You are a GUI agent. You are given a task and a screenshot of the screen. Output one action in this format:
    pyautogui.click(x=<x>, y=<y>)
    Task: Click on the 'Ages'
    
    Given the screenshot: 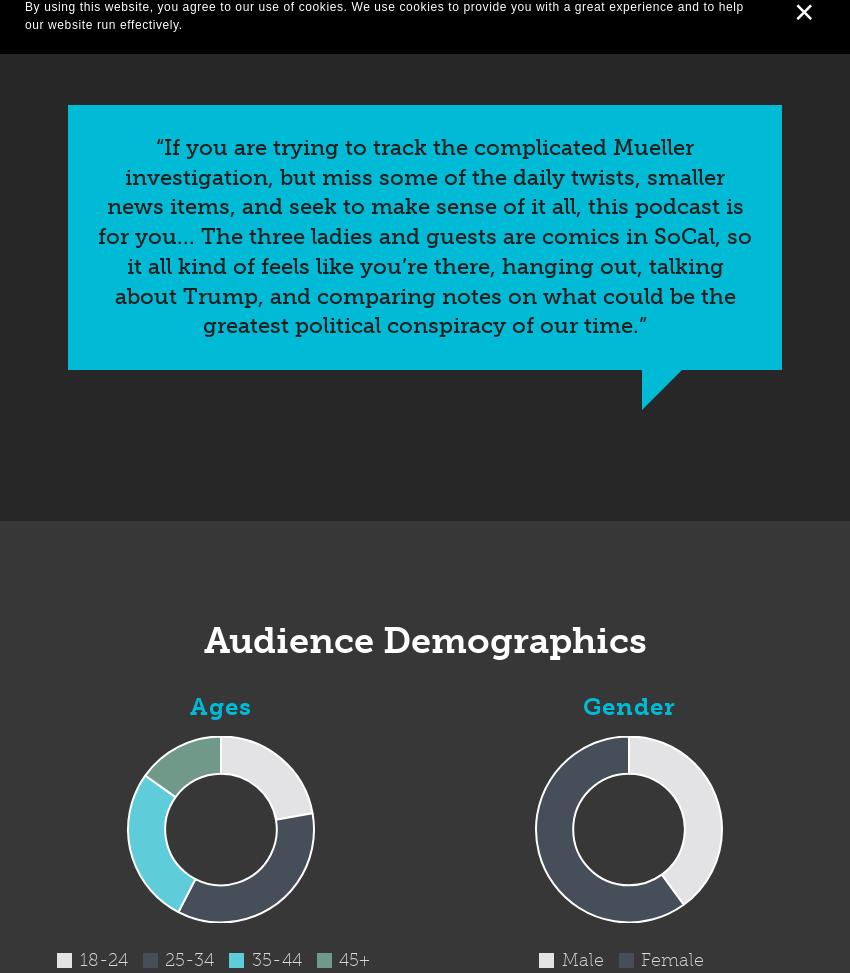 What is the action you would take?
    pyautogui.click(x=188, y=706)
    